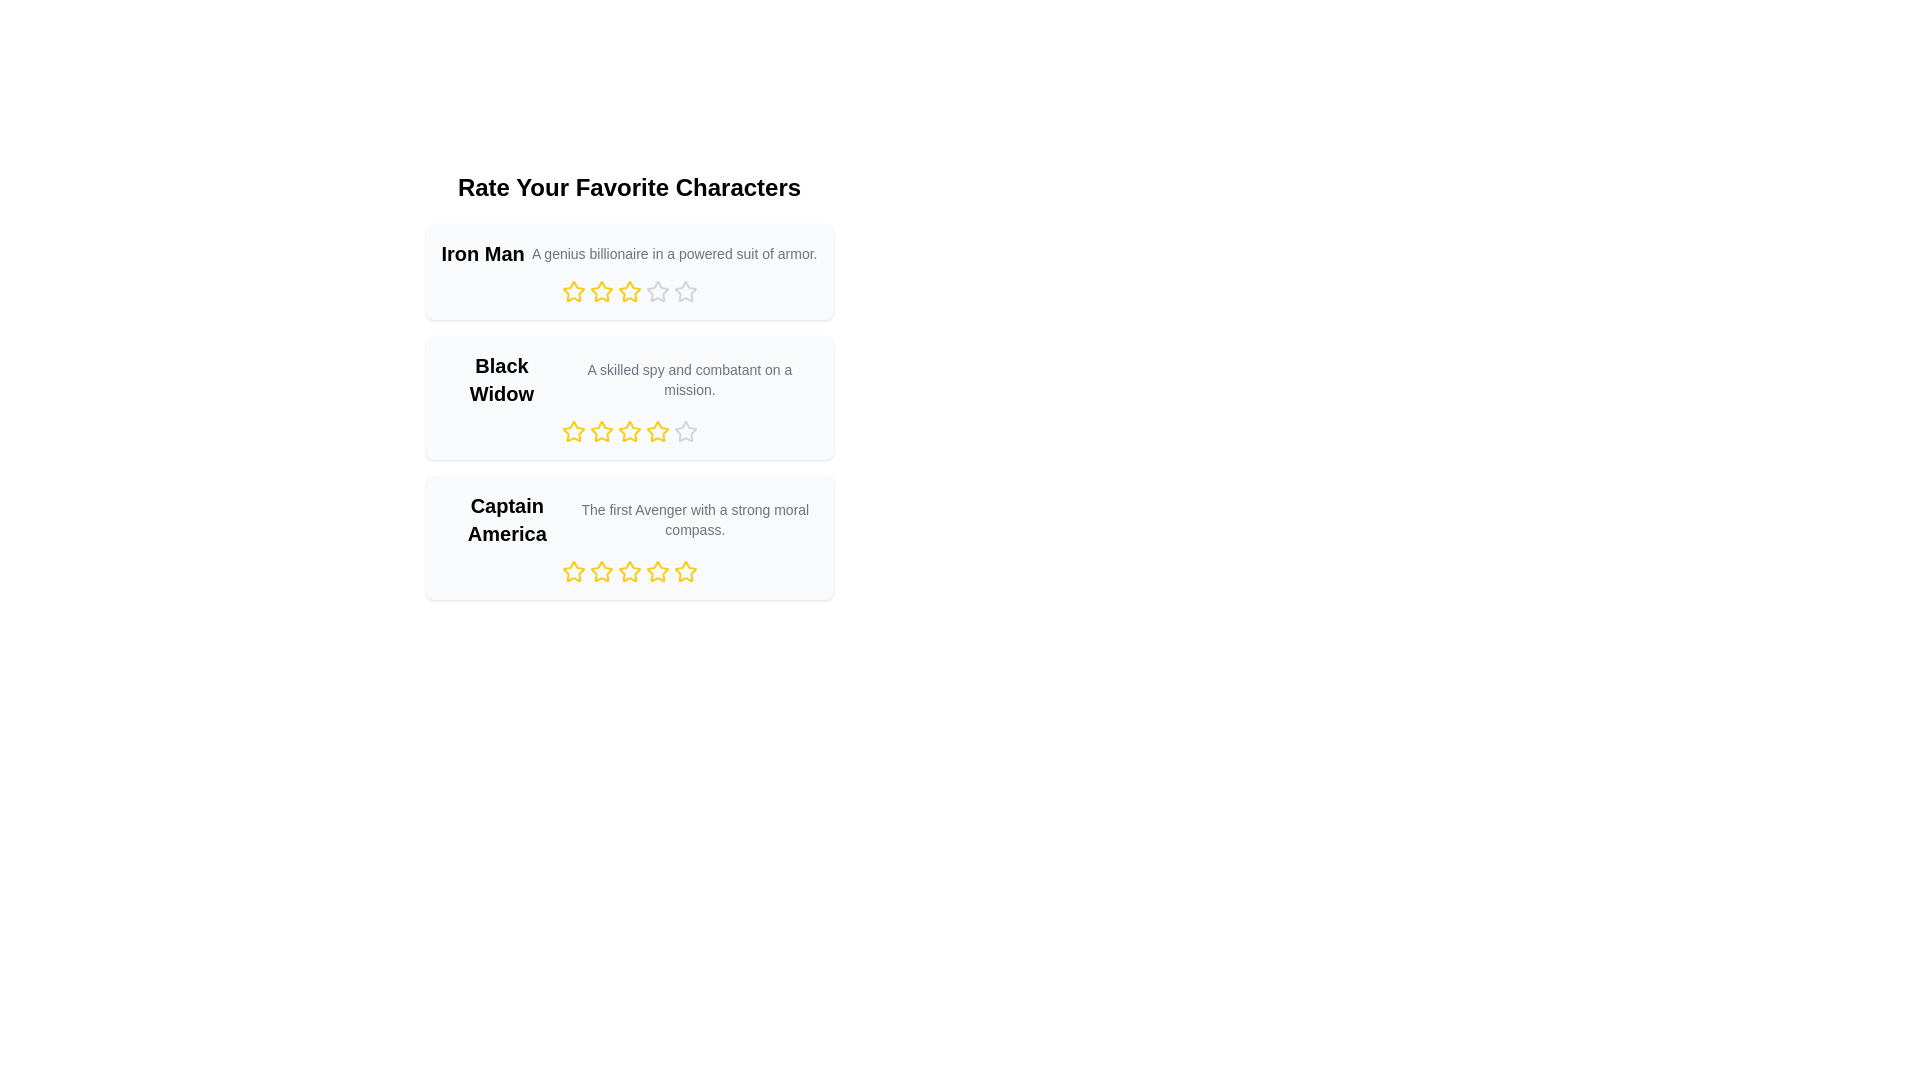 This screenshot has height=1080, width=1920. What do you see at coordinates (628, 536) in the screenshot?
I see `the star in the rating system of the 'Captain America' card to rate the character` at bounding box center [628, 536].